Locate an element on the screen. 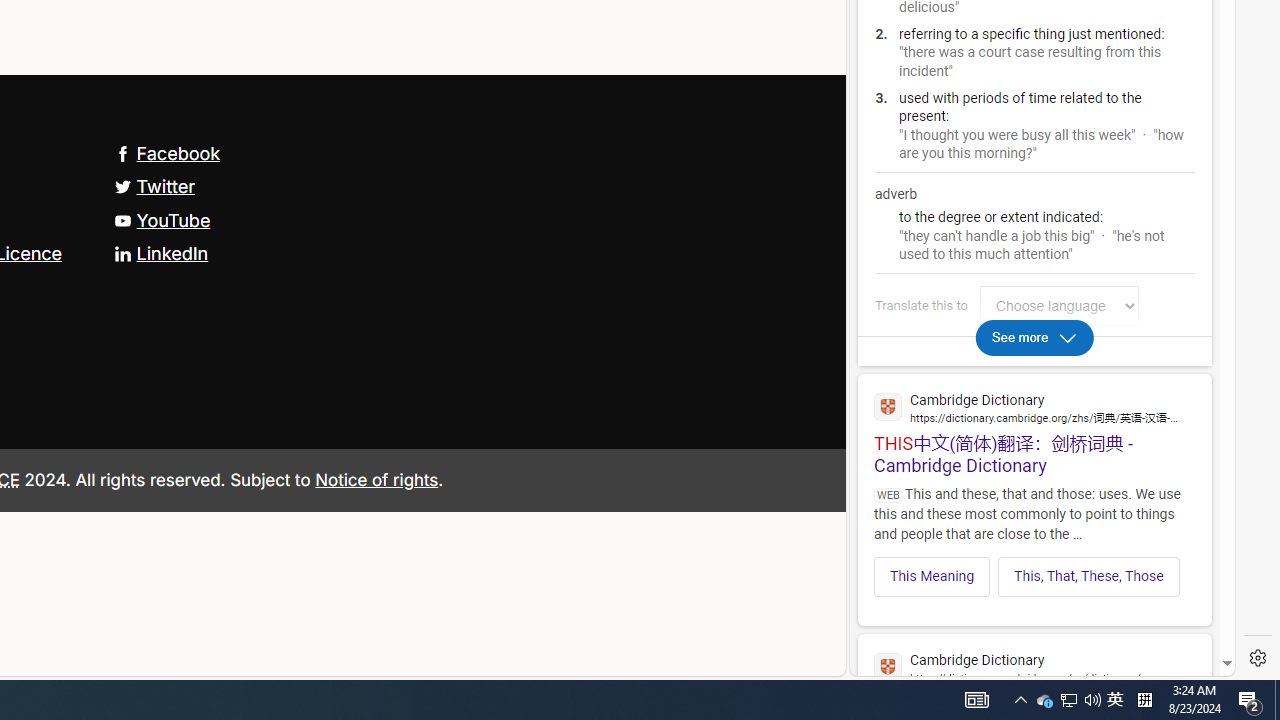 The height and width of the screenshot is (720, 1280). 'Global web icon' is located at coordinates (887, 667).